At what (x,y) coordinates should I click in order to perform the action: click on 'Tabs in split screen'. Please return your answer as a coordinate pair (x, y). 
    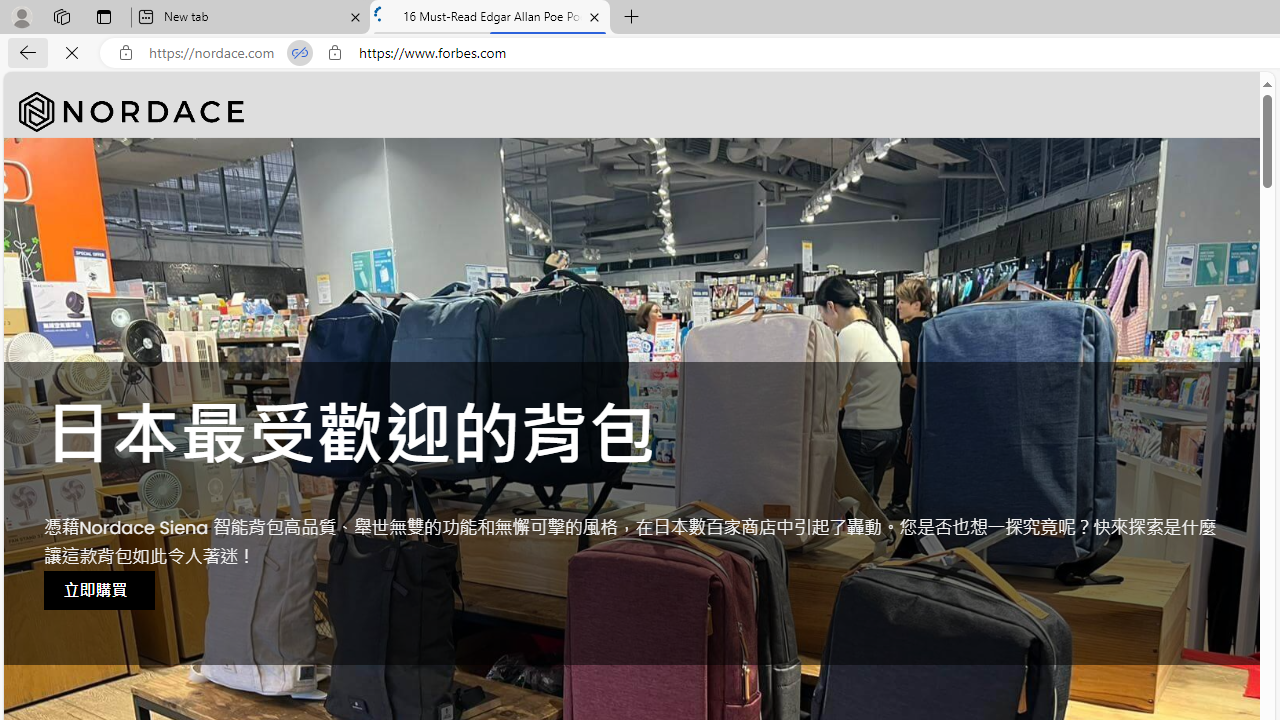
    Looking at the image, I should click on (299, 52).